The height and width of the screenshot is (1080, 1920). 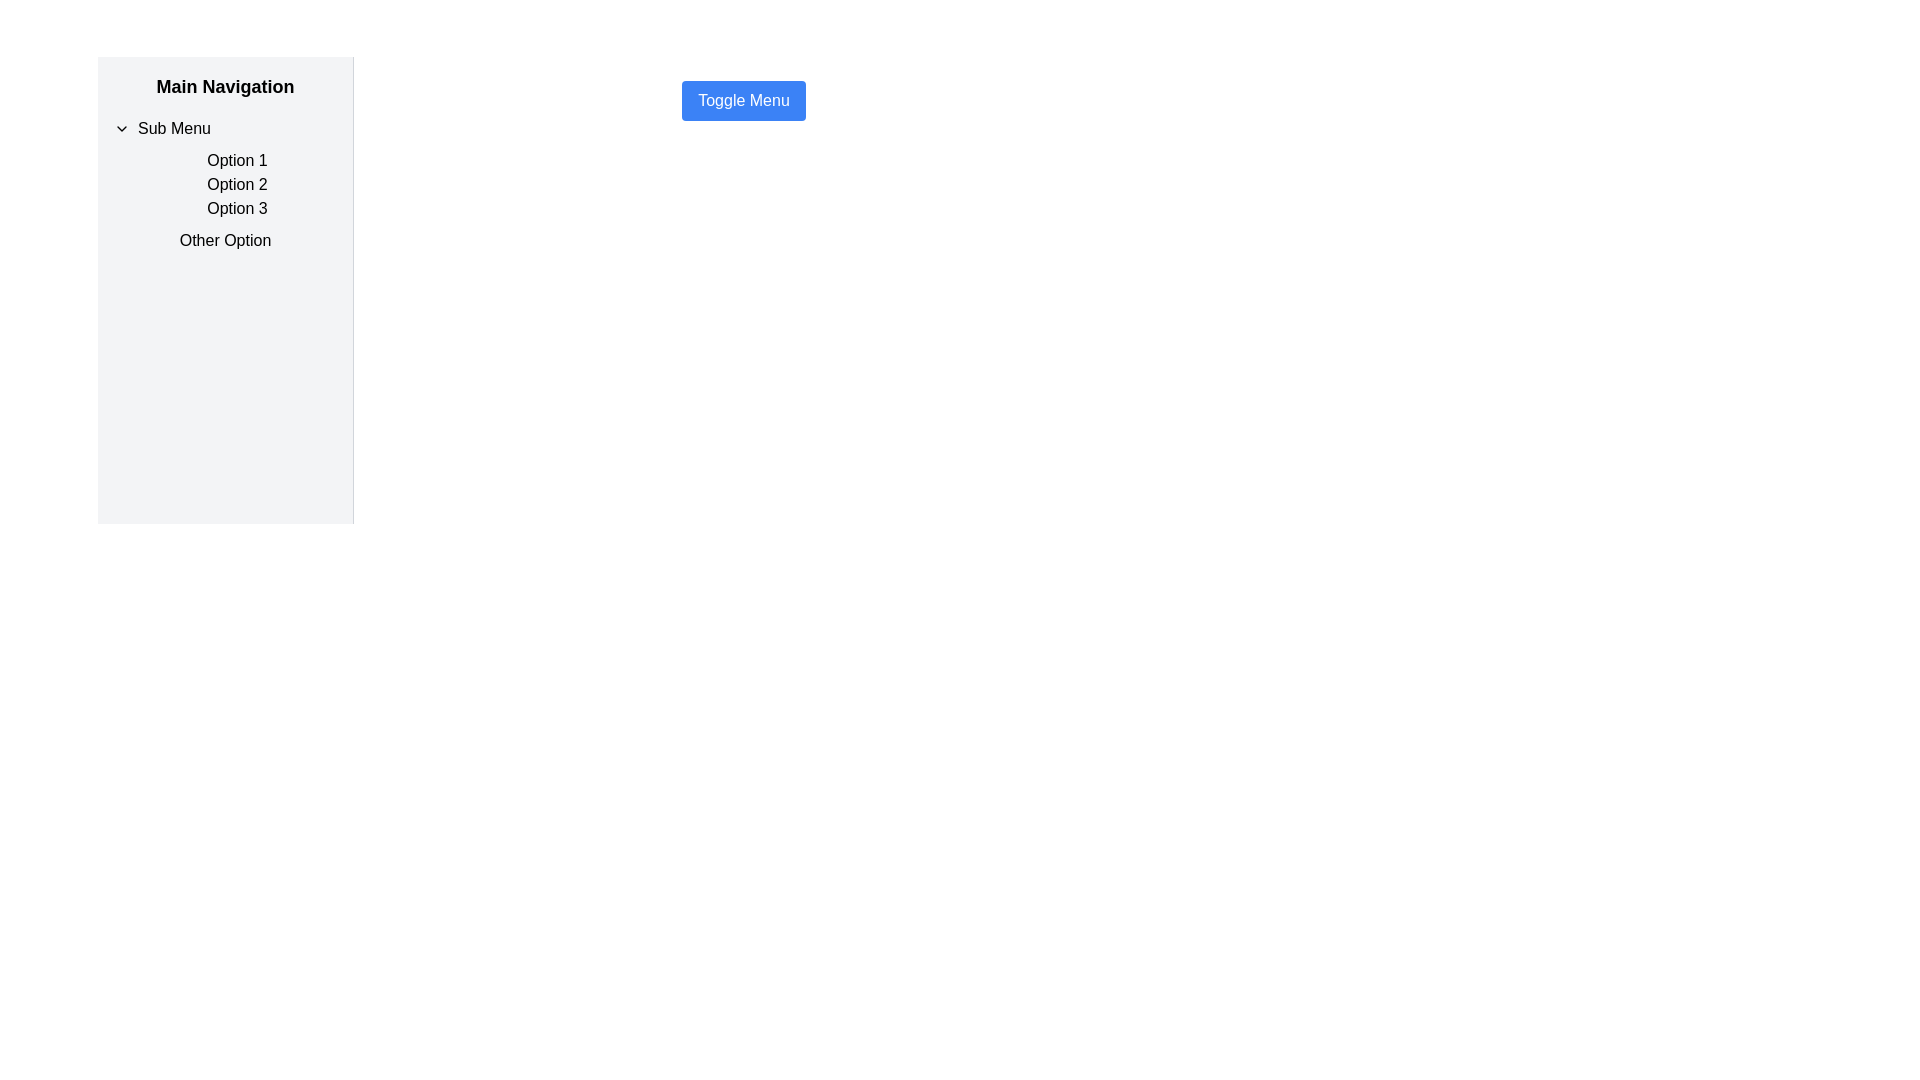 I want to click on the downward-facing chevron icon located to the left of the 'Sub Menu' text in the main navigation panel, so click(x=120, y=128).